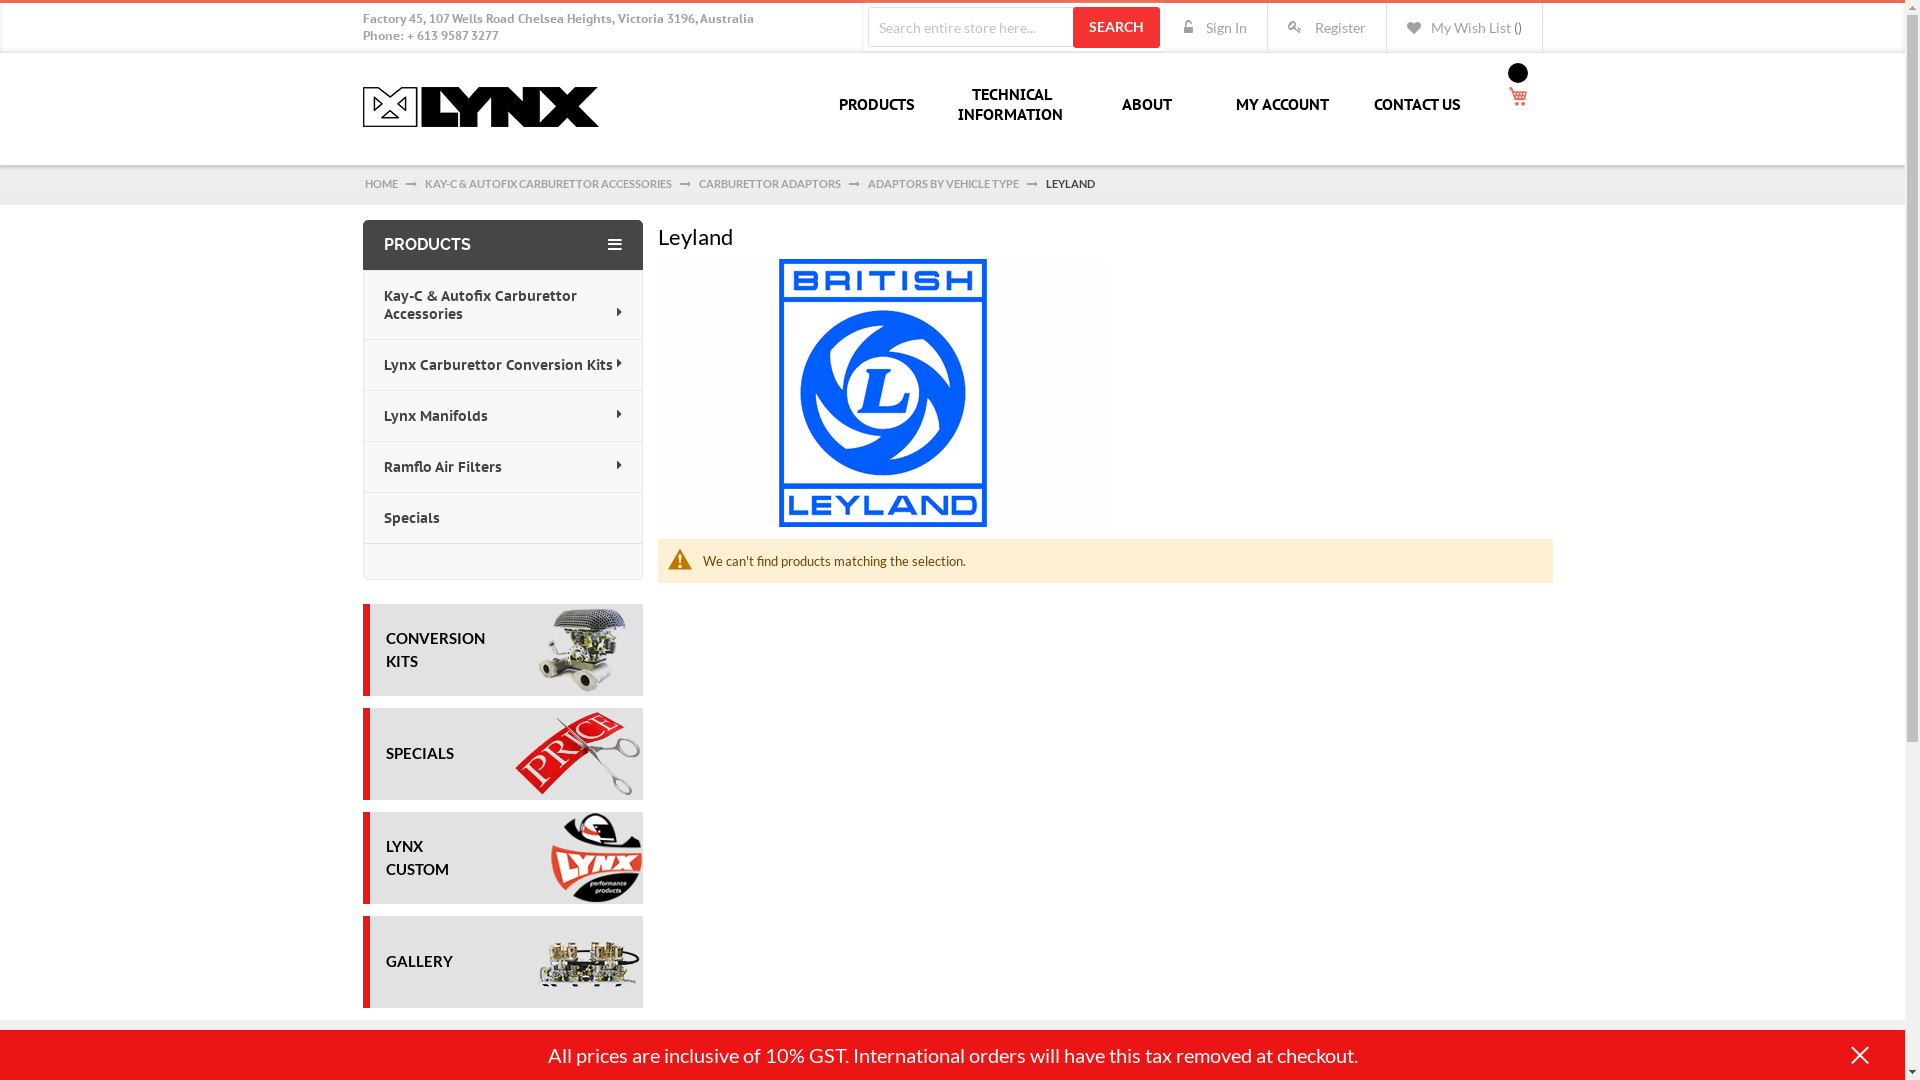 This screenshot has height=1080, width=1920. What do you see at coordinates (503, 467) in the screenshot?
I see `'Ramflo Air Filters'` at bounding box center [503, 467].